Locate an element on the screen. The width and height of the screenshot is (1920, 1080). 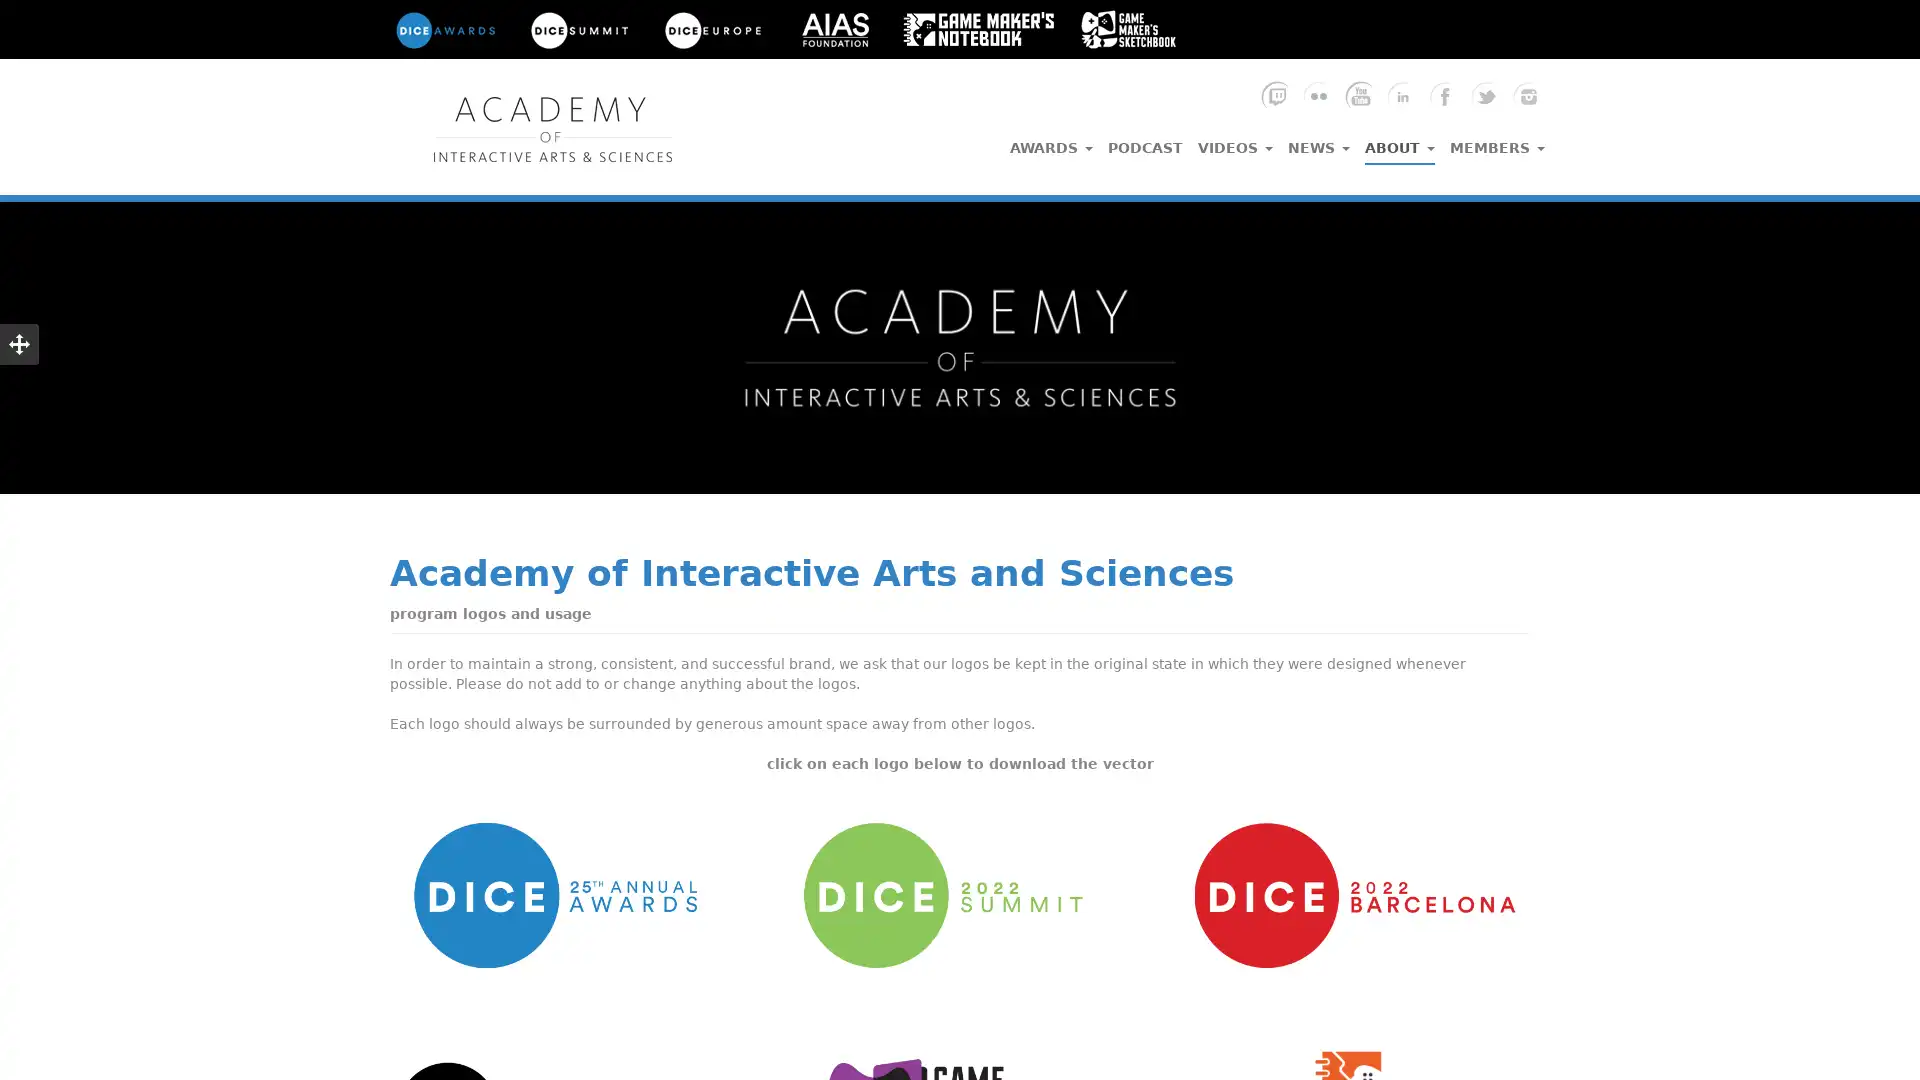
VIDEOS is located at coordinates (1234, 141).